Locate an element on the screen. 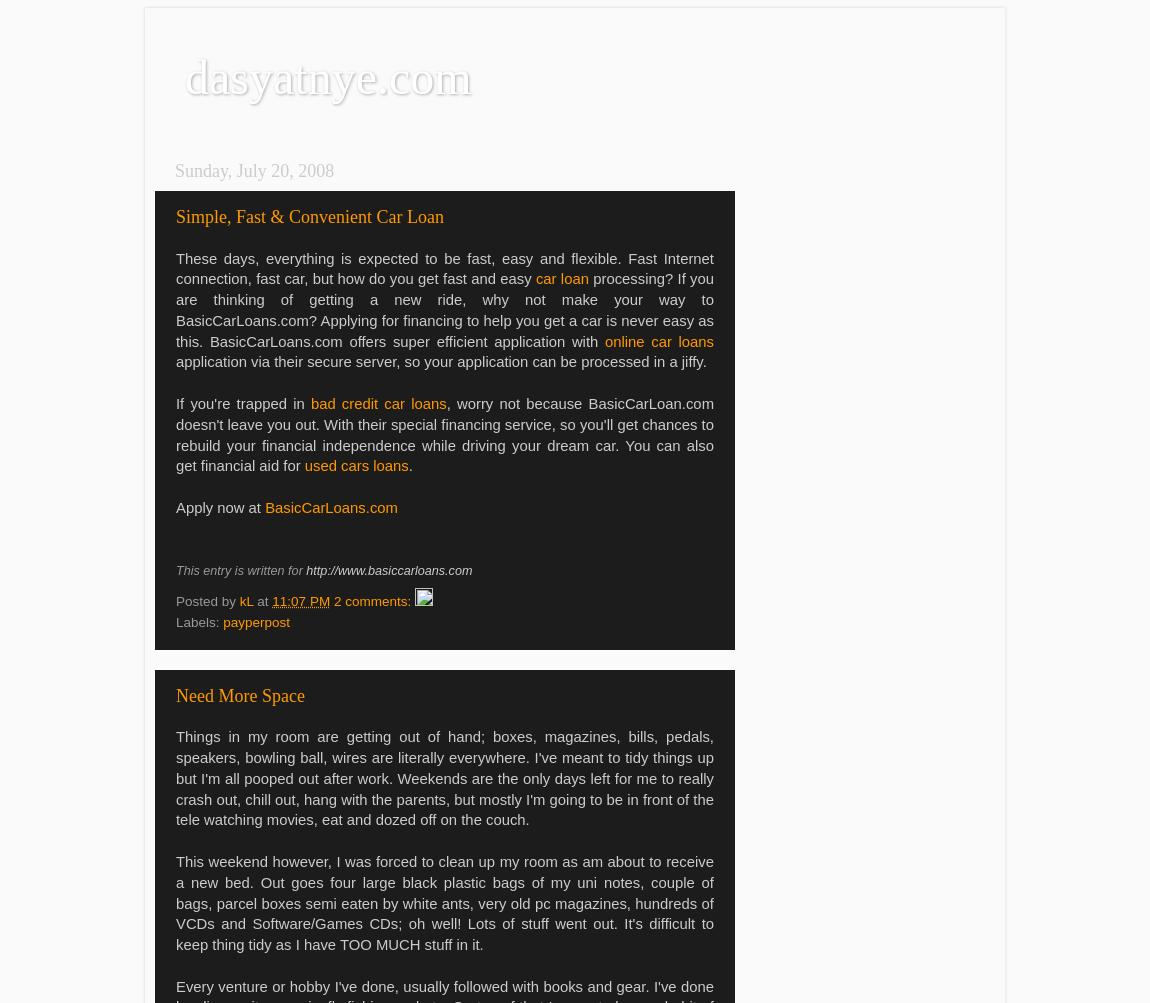 The image size is (1150, 1003). 'at' is located at coordinates (263, 599).